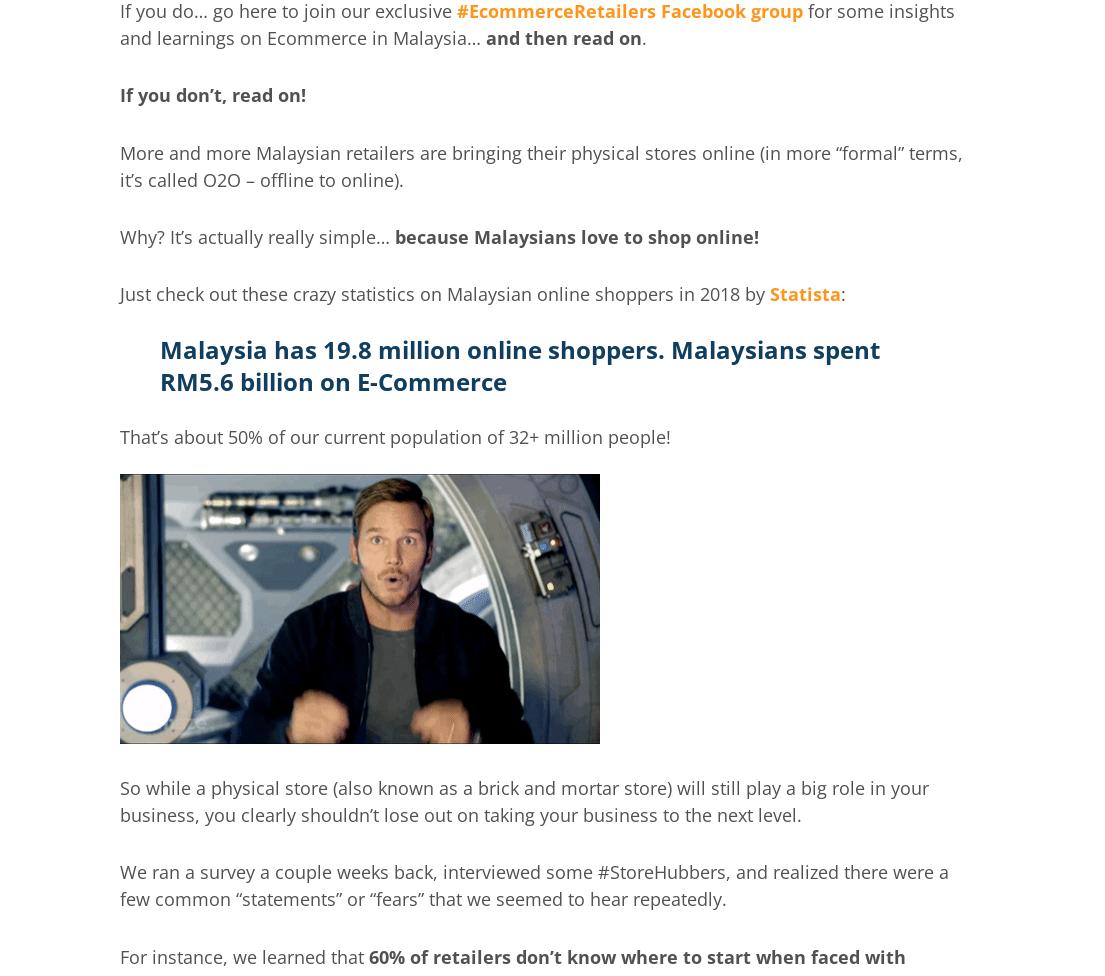 The width and height of the screenshot is (1105, 976). I want to click on 'For instance, we learned that', so click(241, 954).